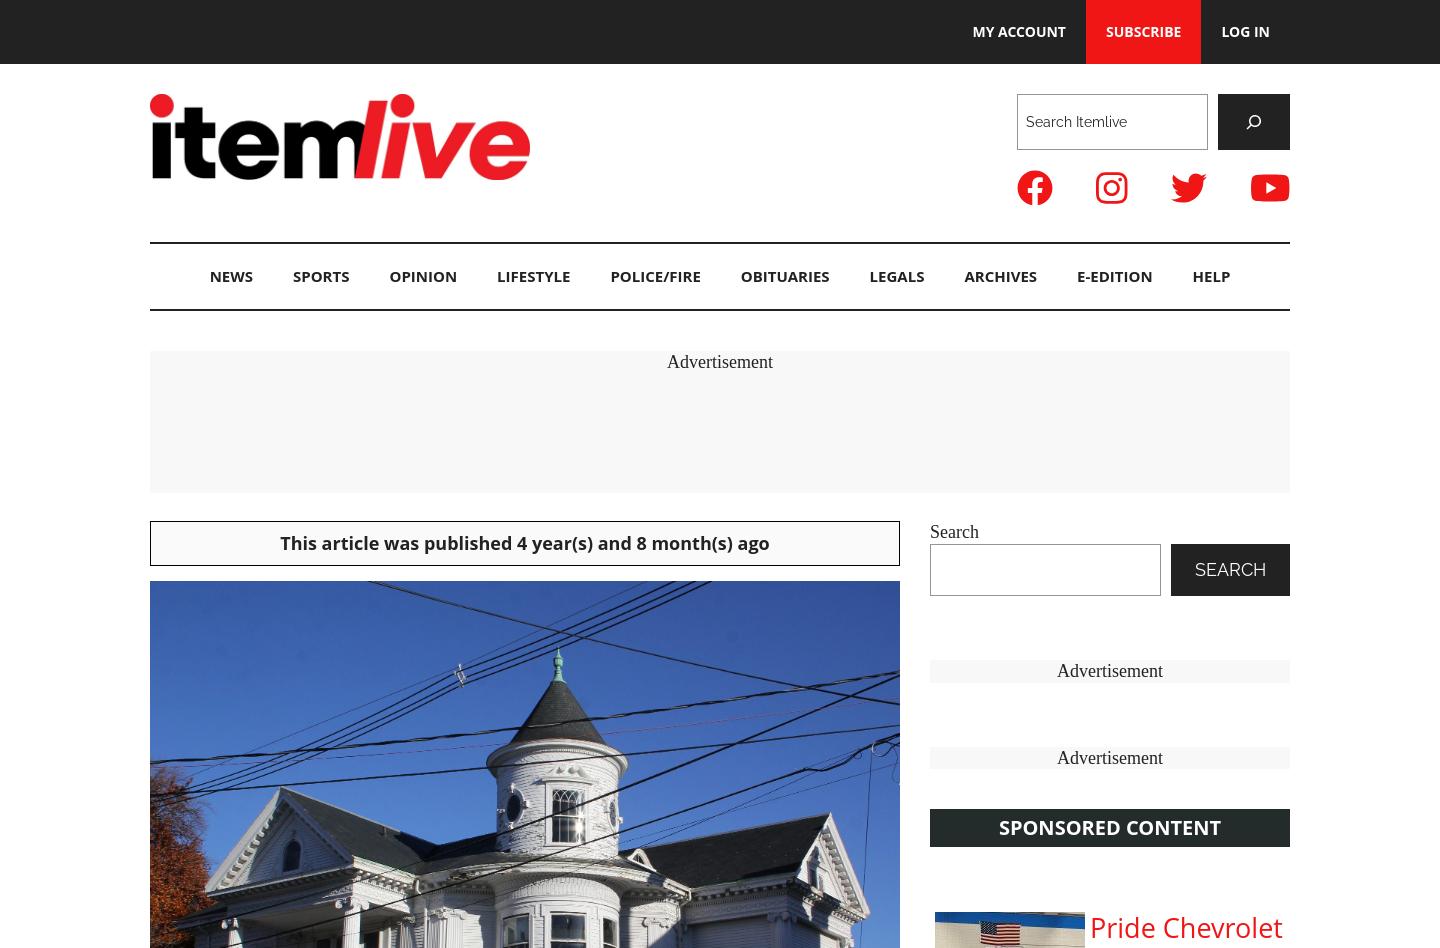 This screenshot has height=948, width=1440. I want to click on 'Advertisement', so click(719, 359).